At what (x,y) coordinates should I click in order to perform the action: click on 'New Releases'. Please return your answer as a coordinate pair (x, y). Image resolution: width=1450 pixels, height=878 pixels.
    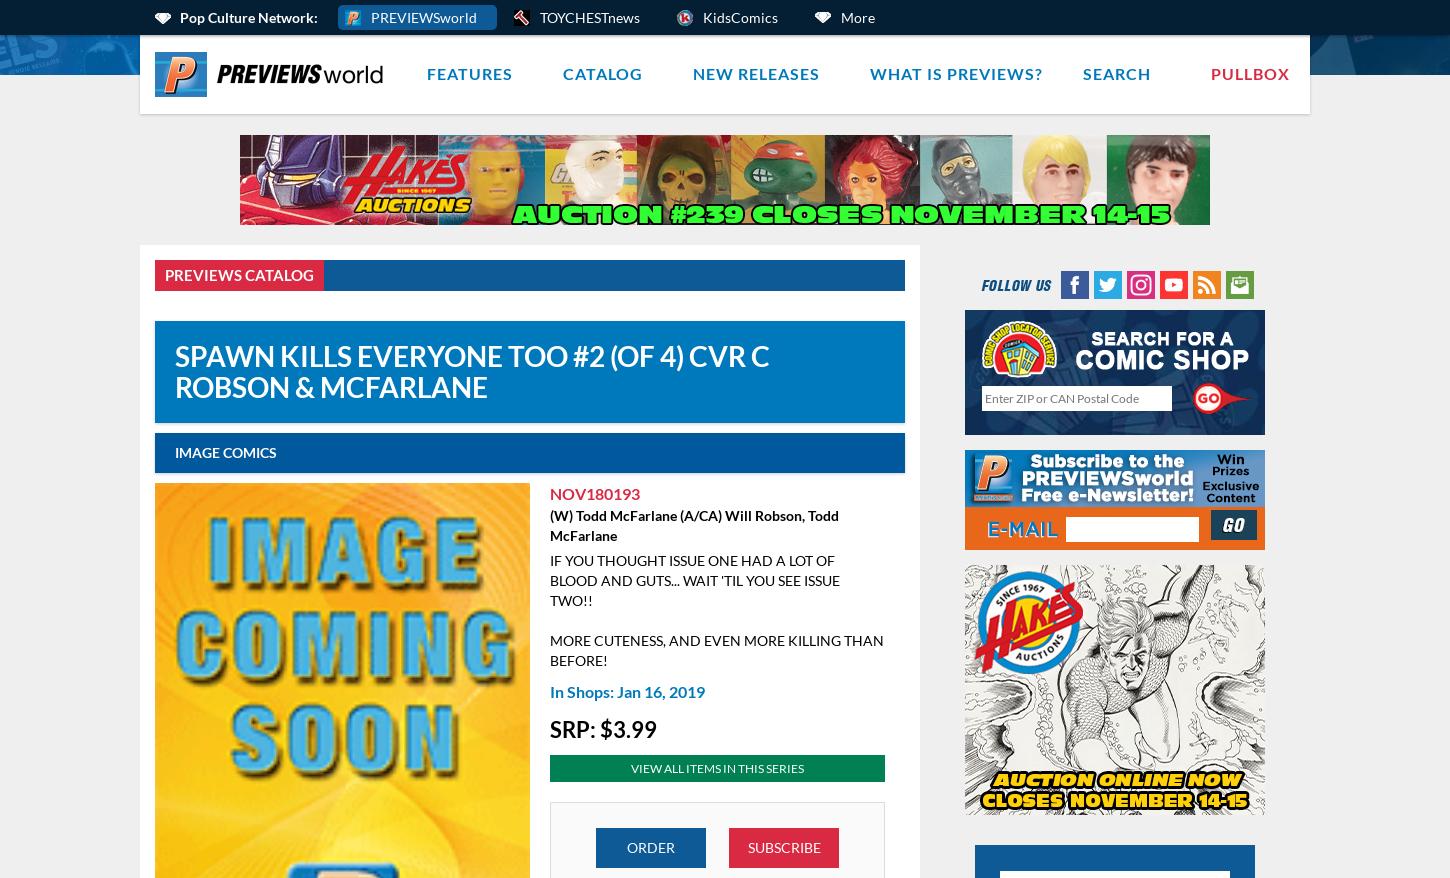
    Looking at the image, I should click on (756, 73).